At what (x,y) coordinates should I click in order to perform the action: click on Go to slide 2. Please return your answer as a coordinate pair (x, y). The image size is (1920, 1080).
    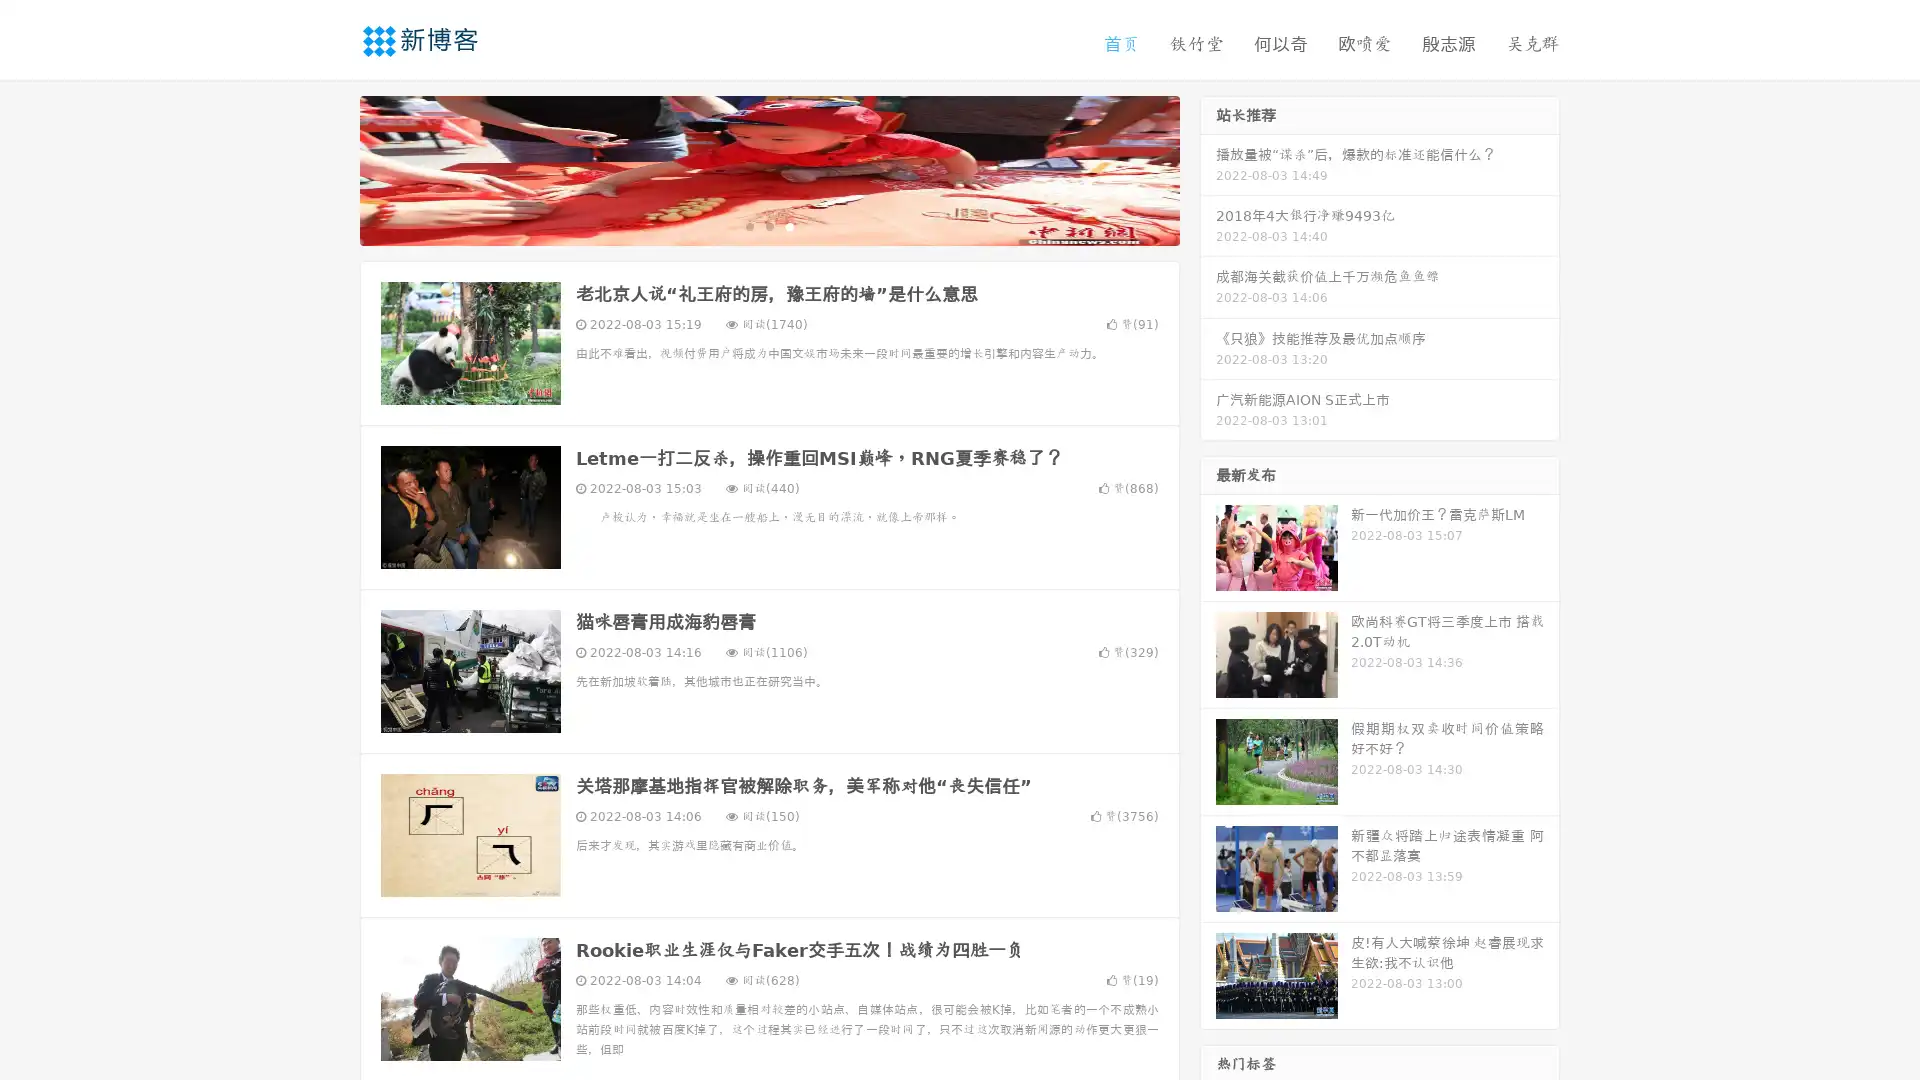
    Looking at the image, I should click on (768, 225).